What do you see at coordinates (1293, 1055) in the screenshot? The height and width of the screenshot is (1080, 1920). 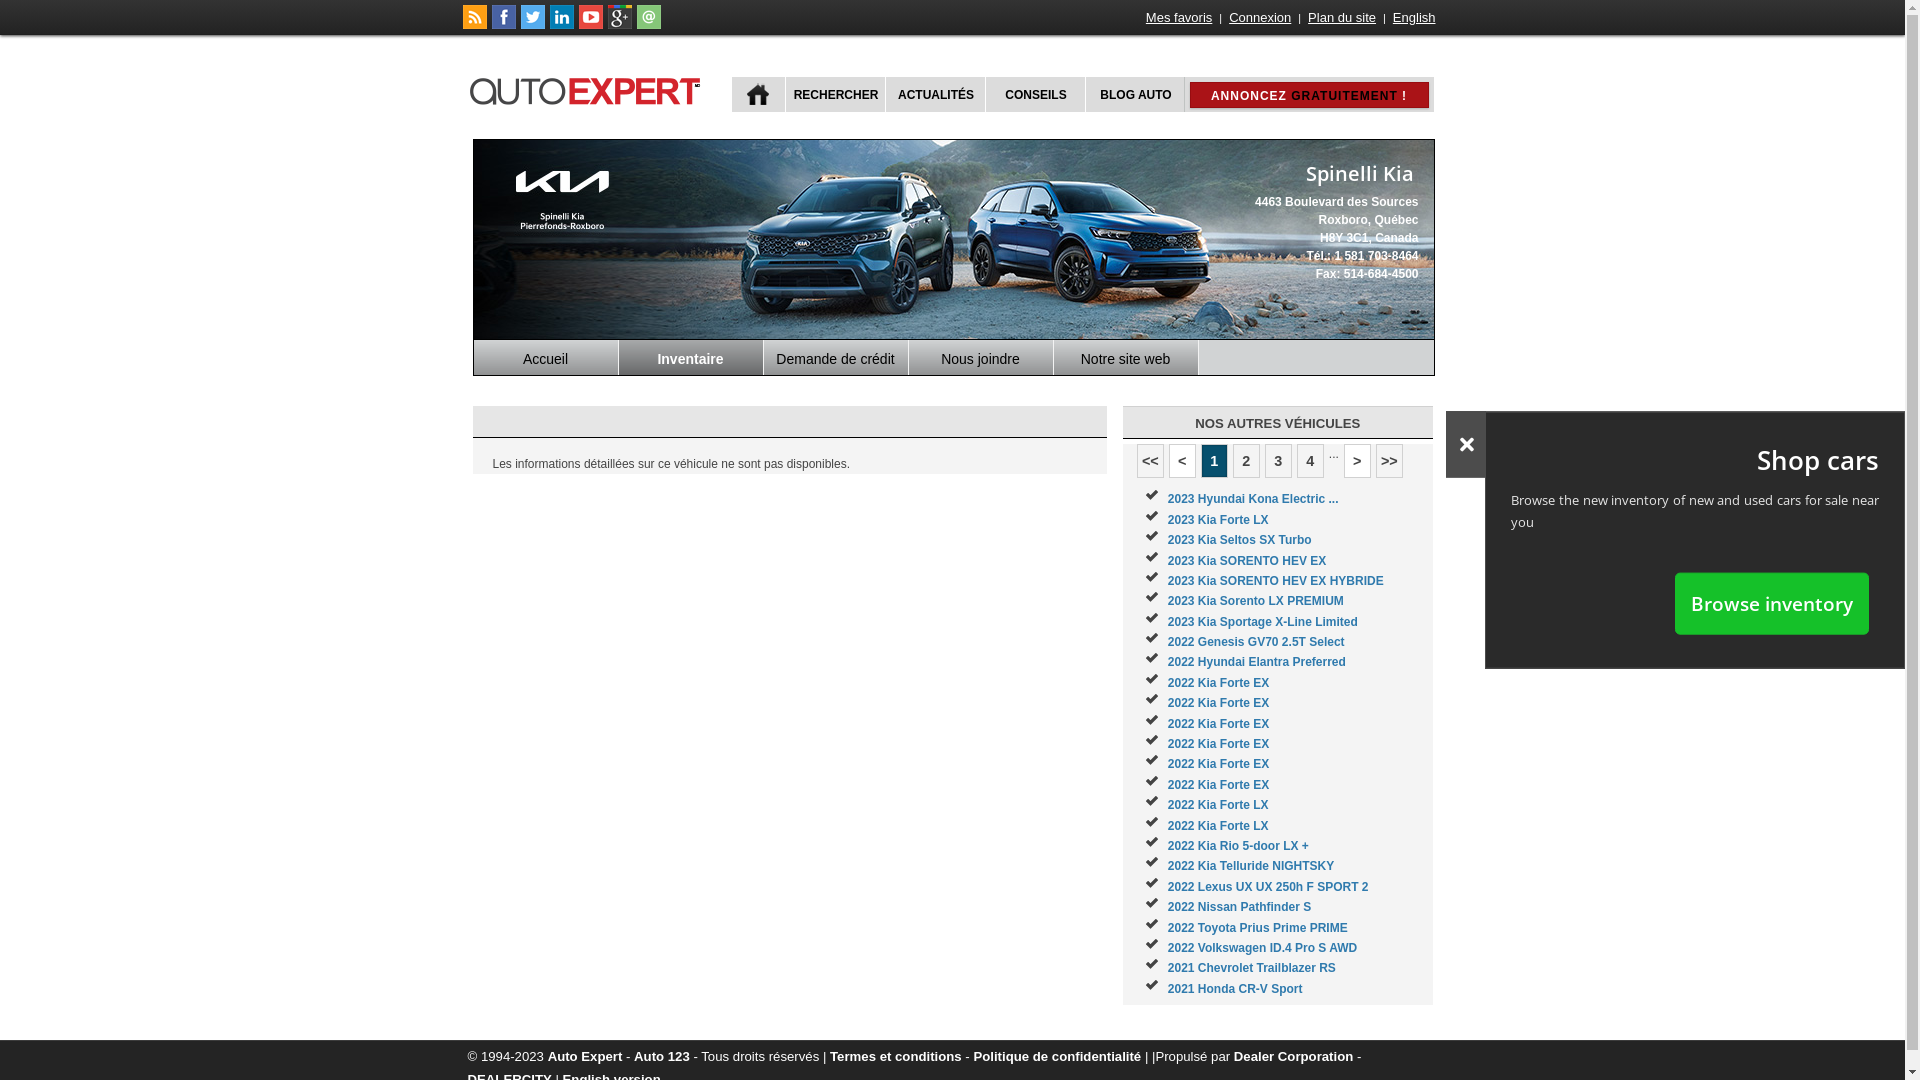 I see `'Dealer Corporation'` at bounding box center [1293, 1055].